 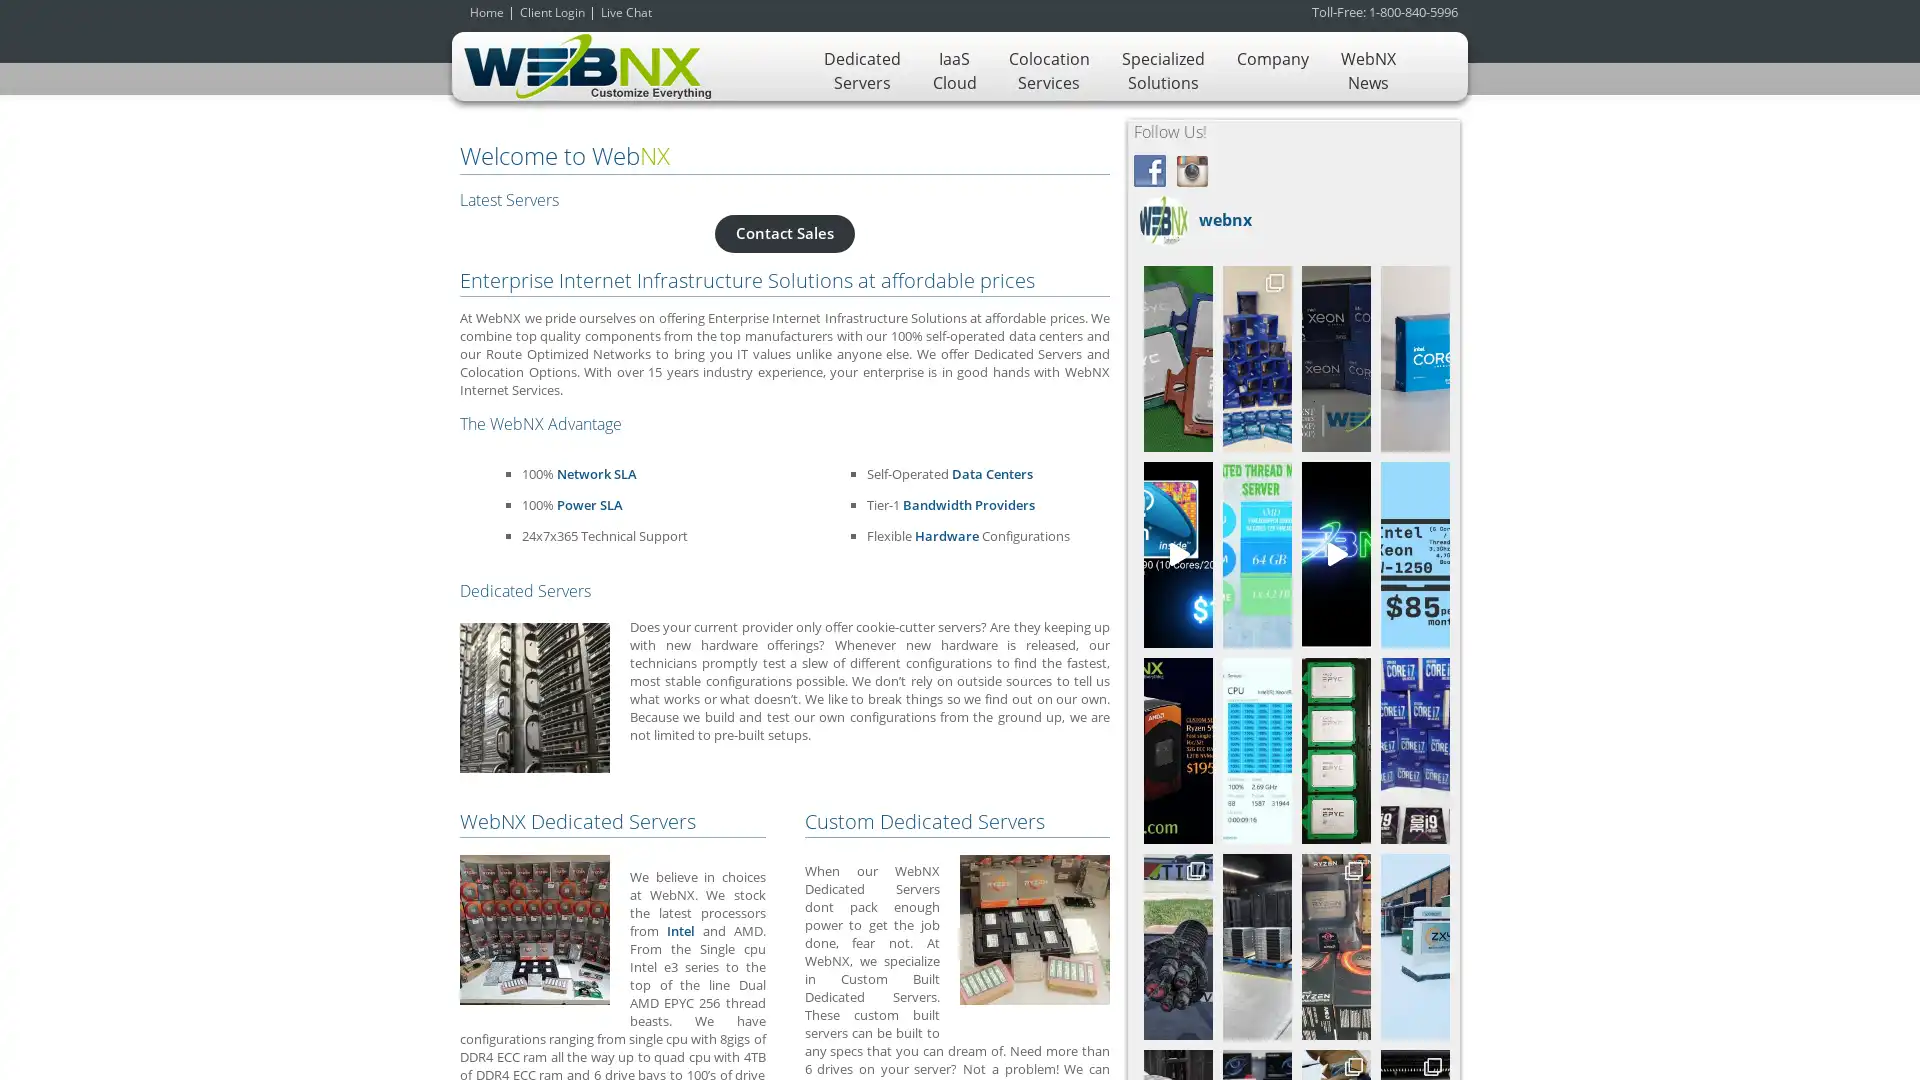 What do you see at coordinates (1401, 745) in the screenshot?
I see `Go` at bounding box center [1401, 745].